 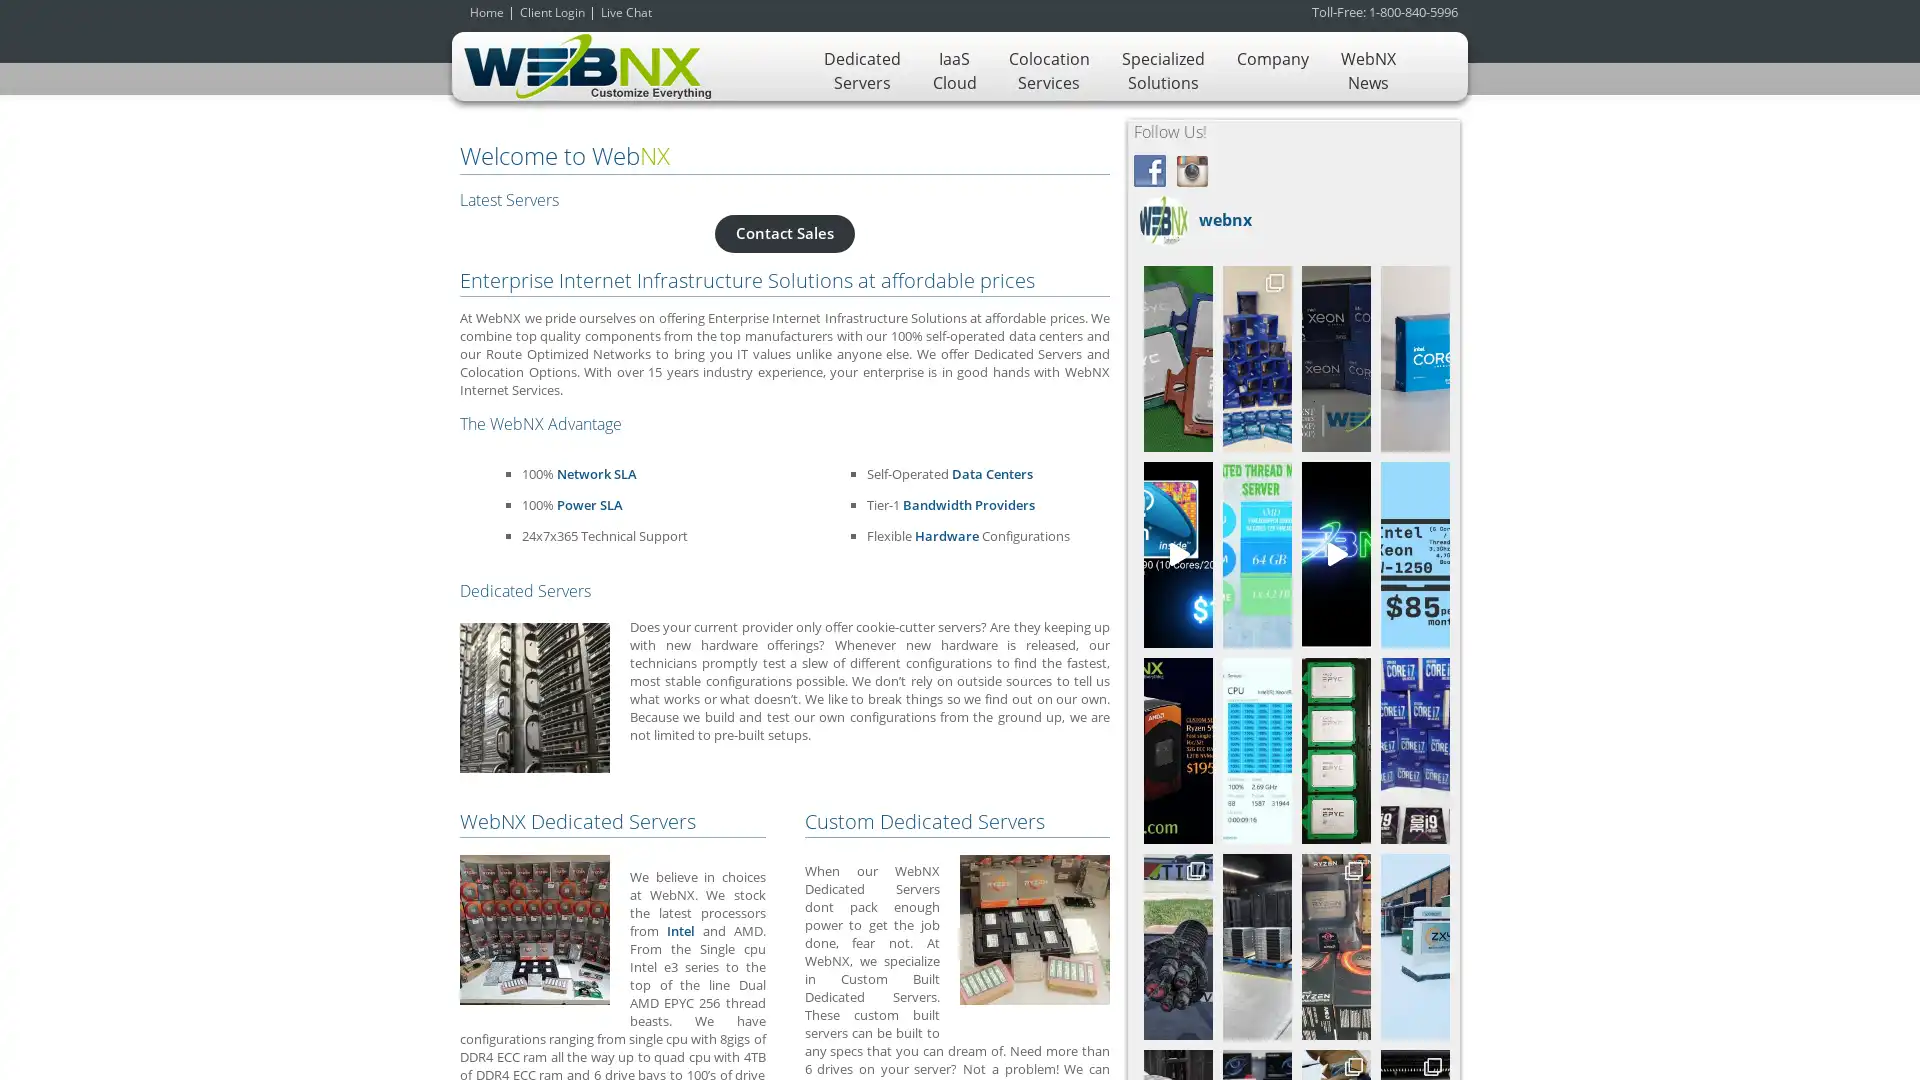 What do you see at coordinates (1401, 745) in the screenshot?
I see `Go` at bounding box center [1401, 745].